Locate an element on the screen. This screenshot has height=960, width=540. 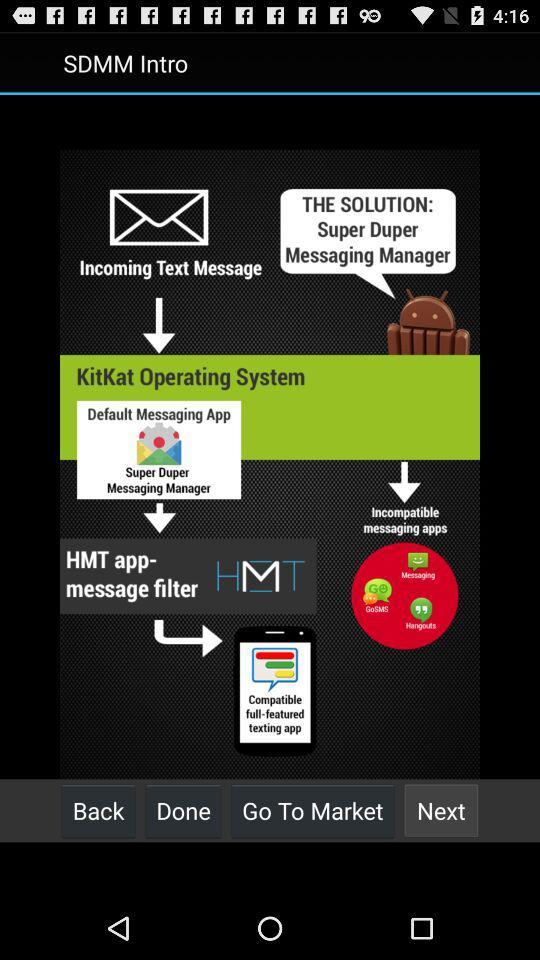
the button next to the done button is located at coordinates (312, 810).